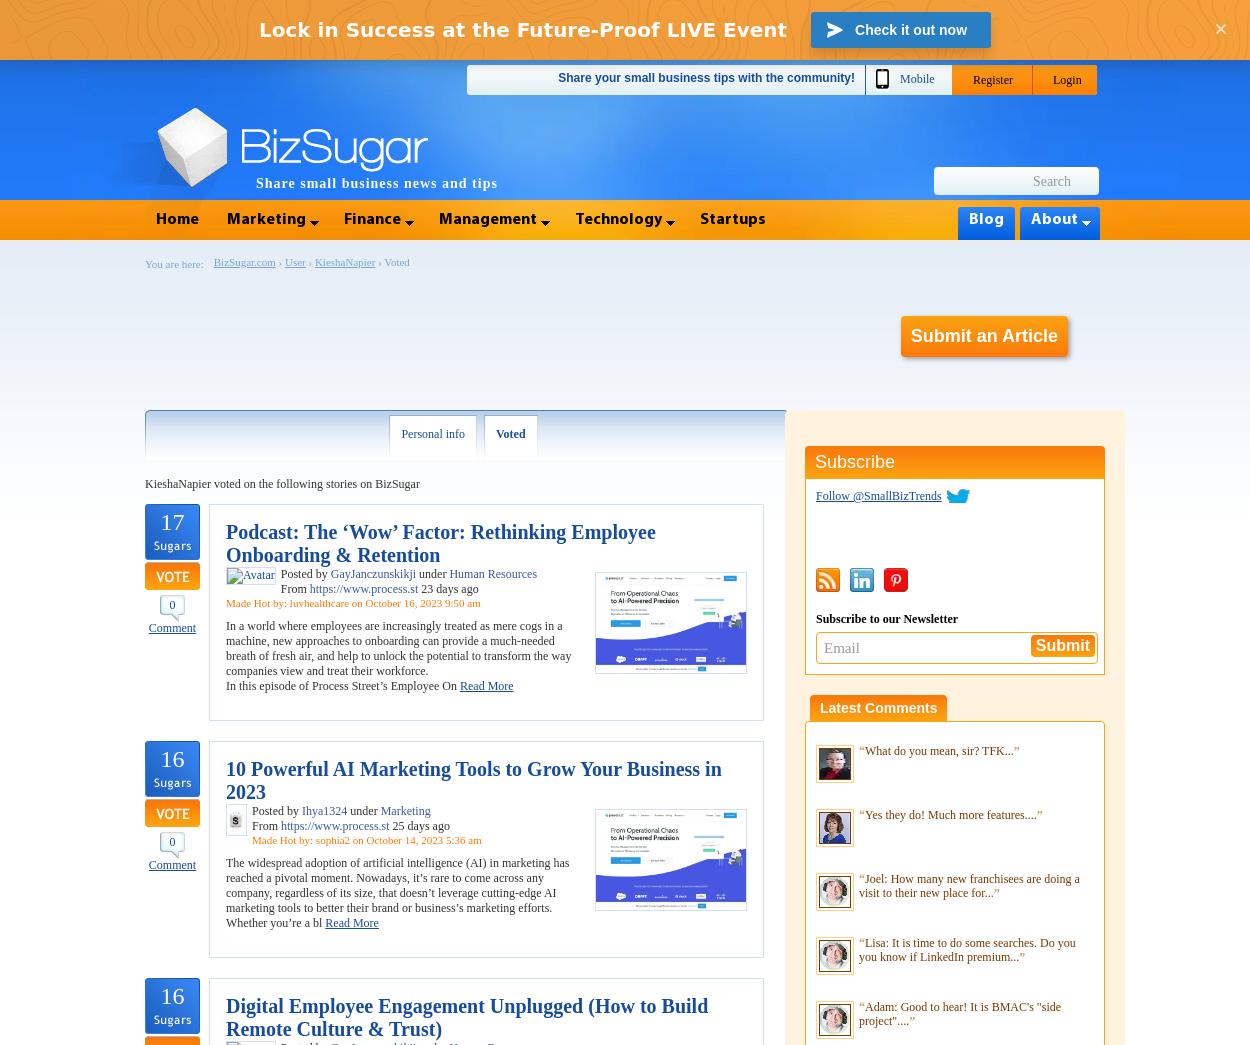 This screenshot has height=1045, width=1250. What do you see at coordinates (510, 433) in the screenshot?
I see `'Voted'` at bounding box center [510, 433].